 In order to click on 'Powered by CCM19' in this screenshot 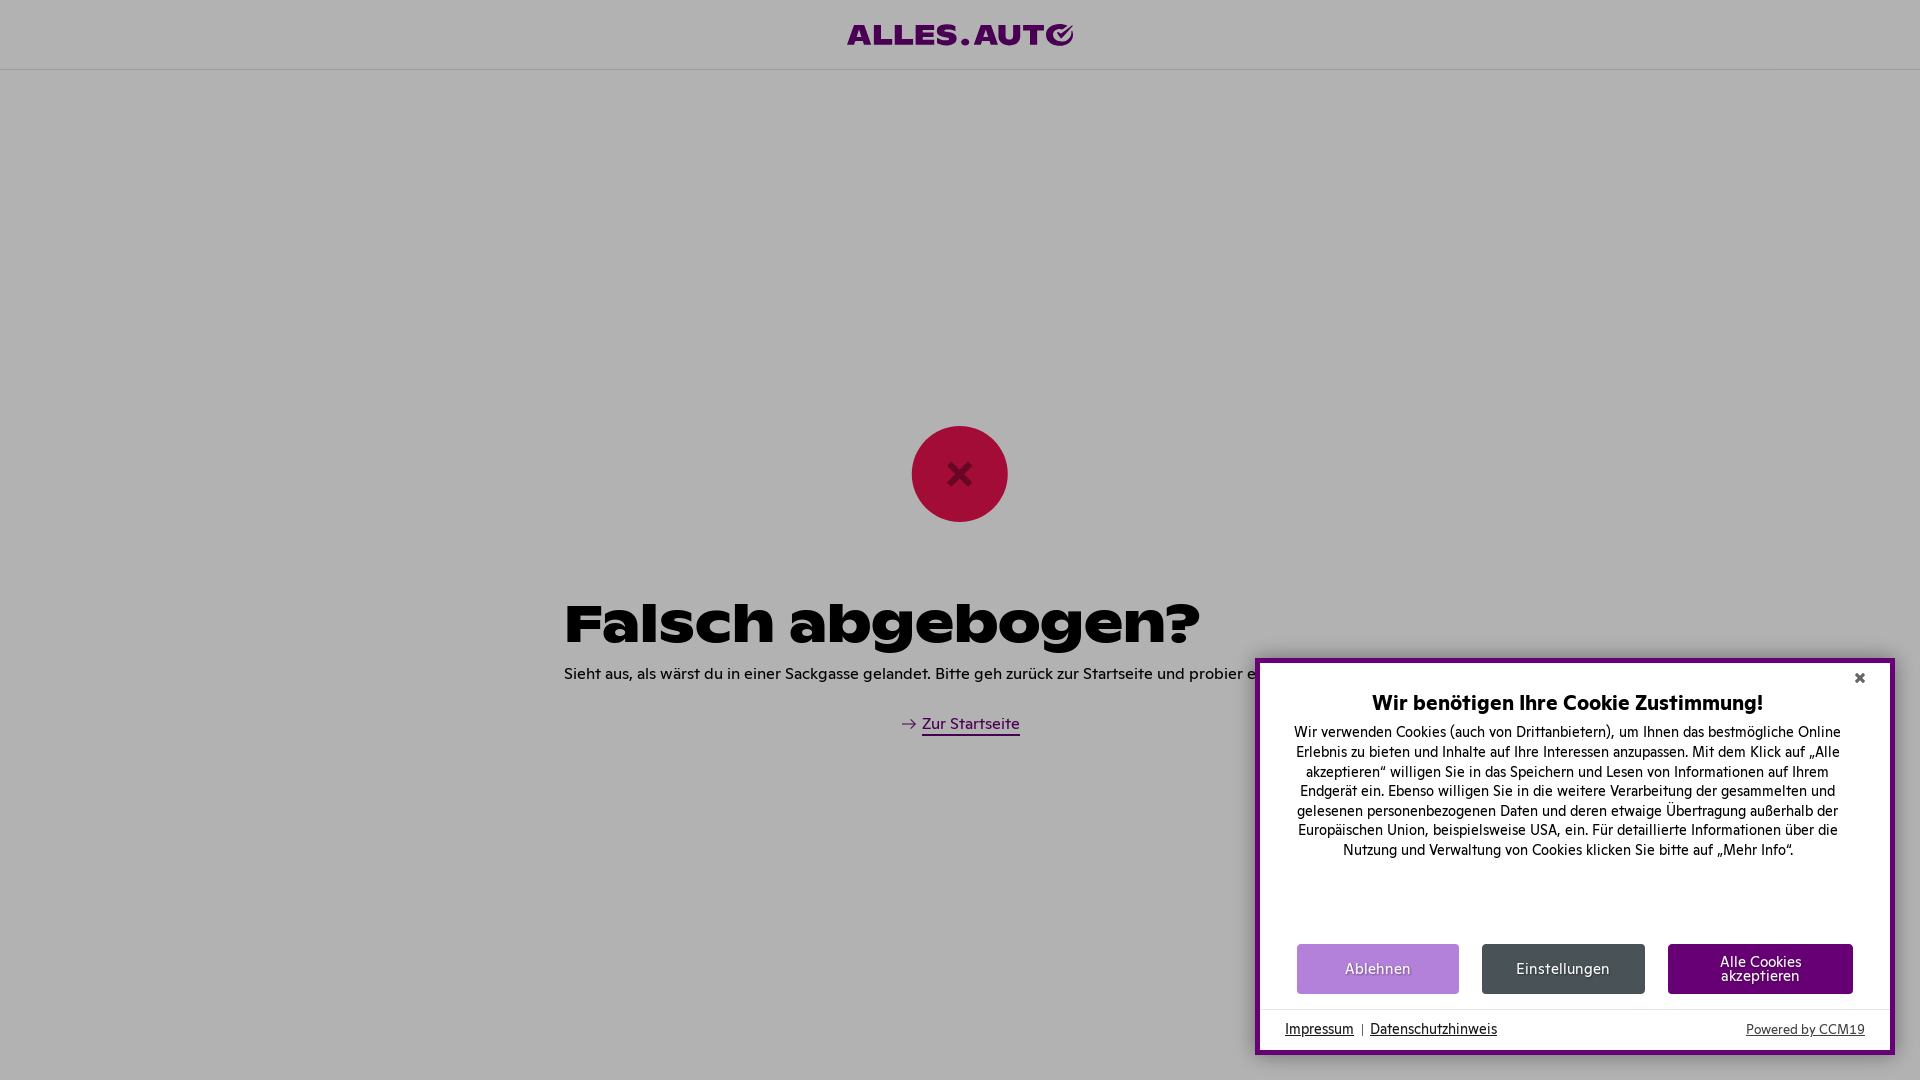, I will do `click(1805, 1029)`.